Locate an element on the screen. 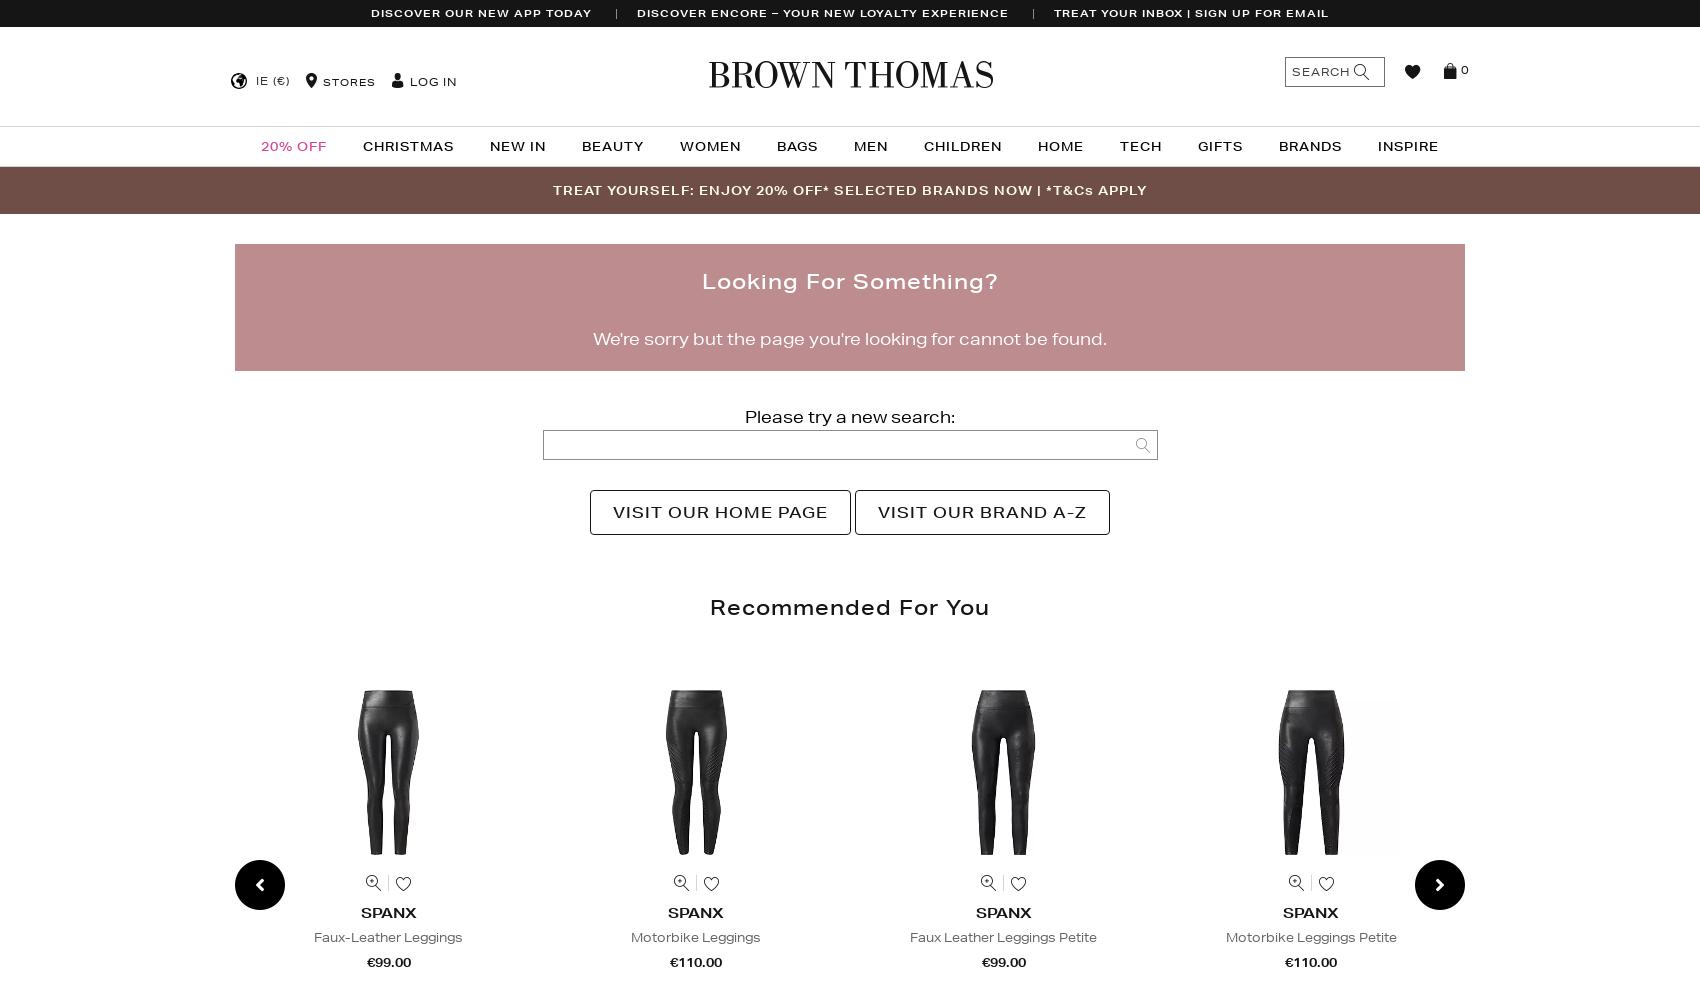 This screenshot has width=1700, height=1000. 'Looking for something?' is located at coordinates (848, 281).